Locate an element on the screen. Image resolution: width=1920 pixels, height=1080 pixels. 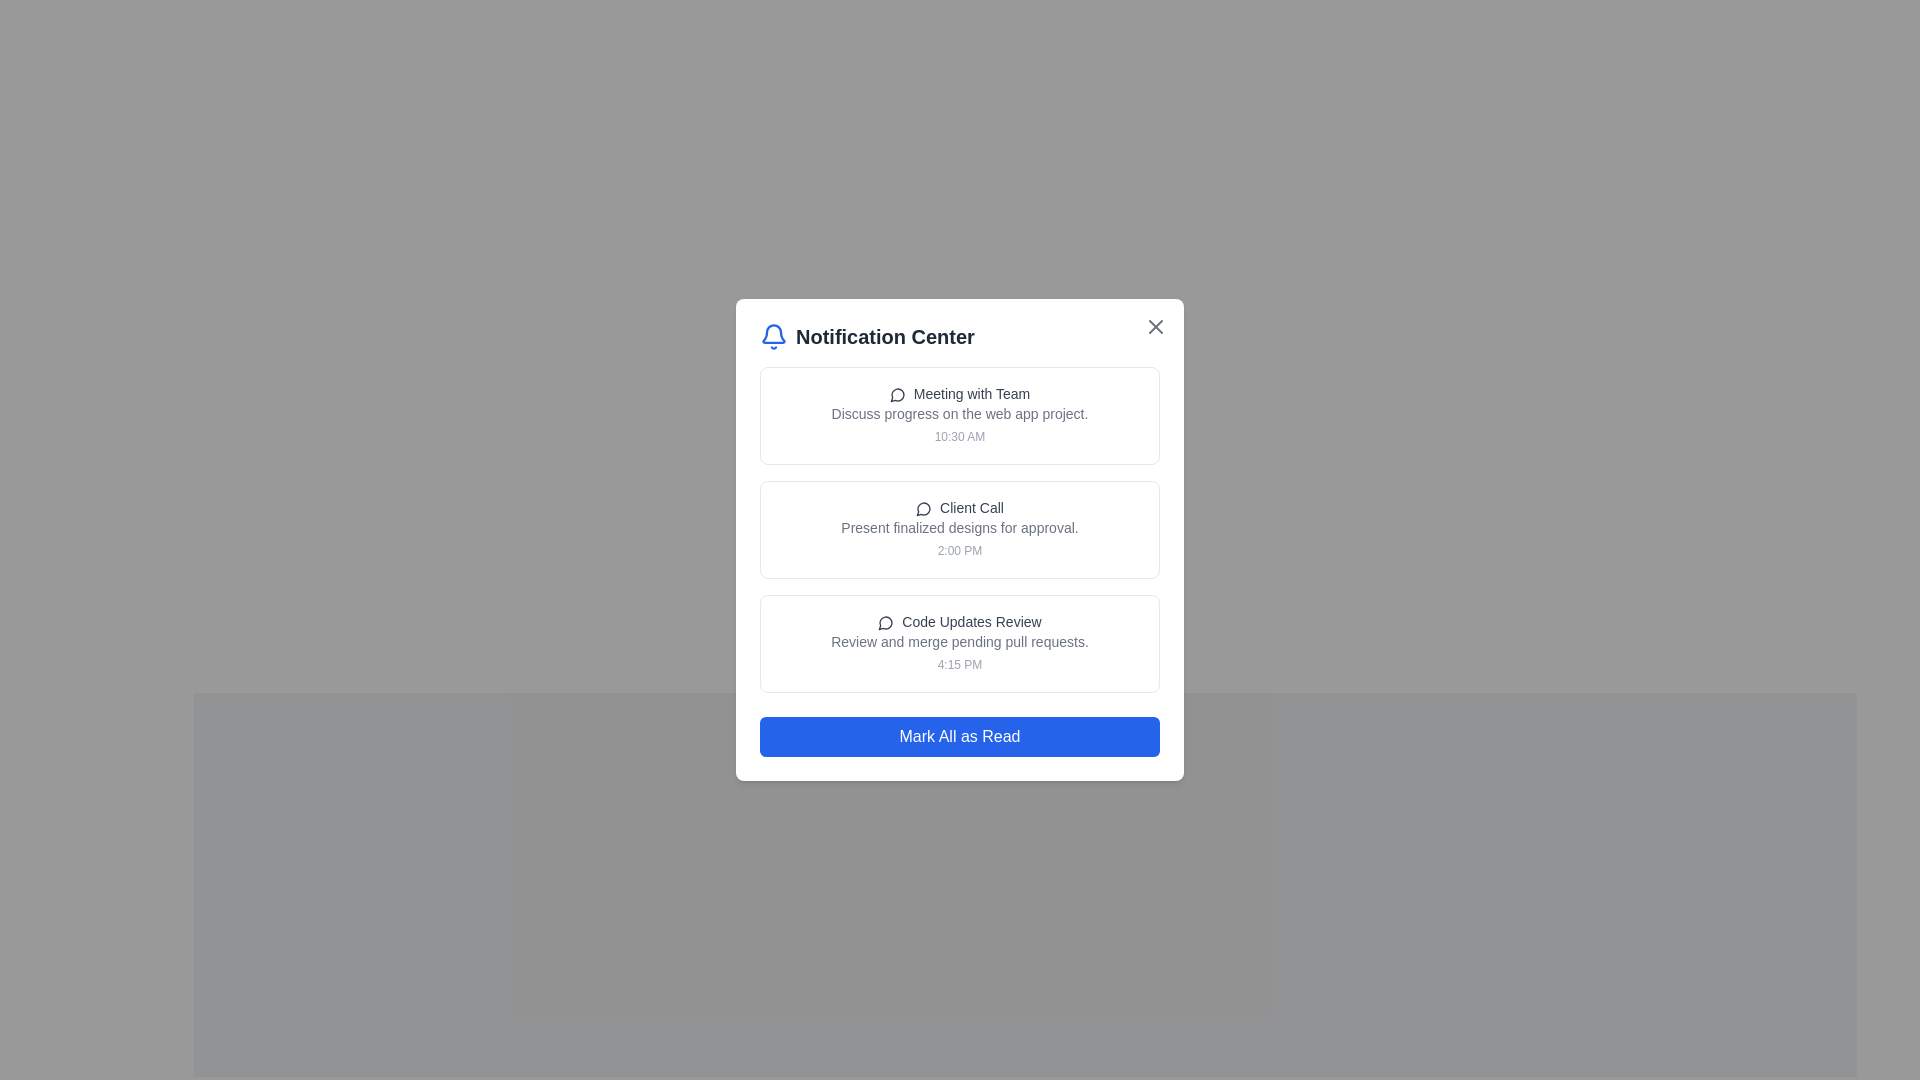
the circular speech bubble styled icon located on the left side of the 'Meeting with Team' text within the notification card is located at coordinates (896, 395).